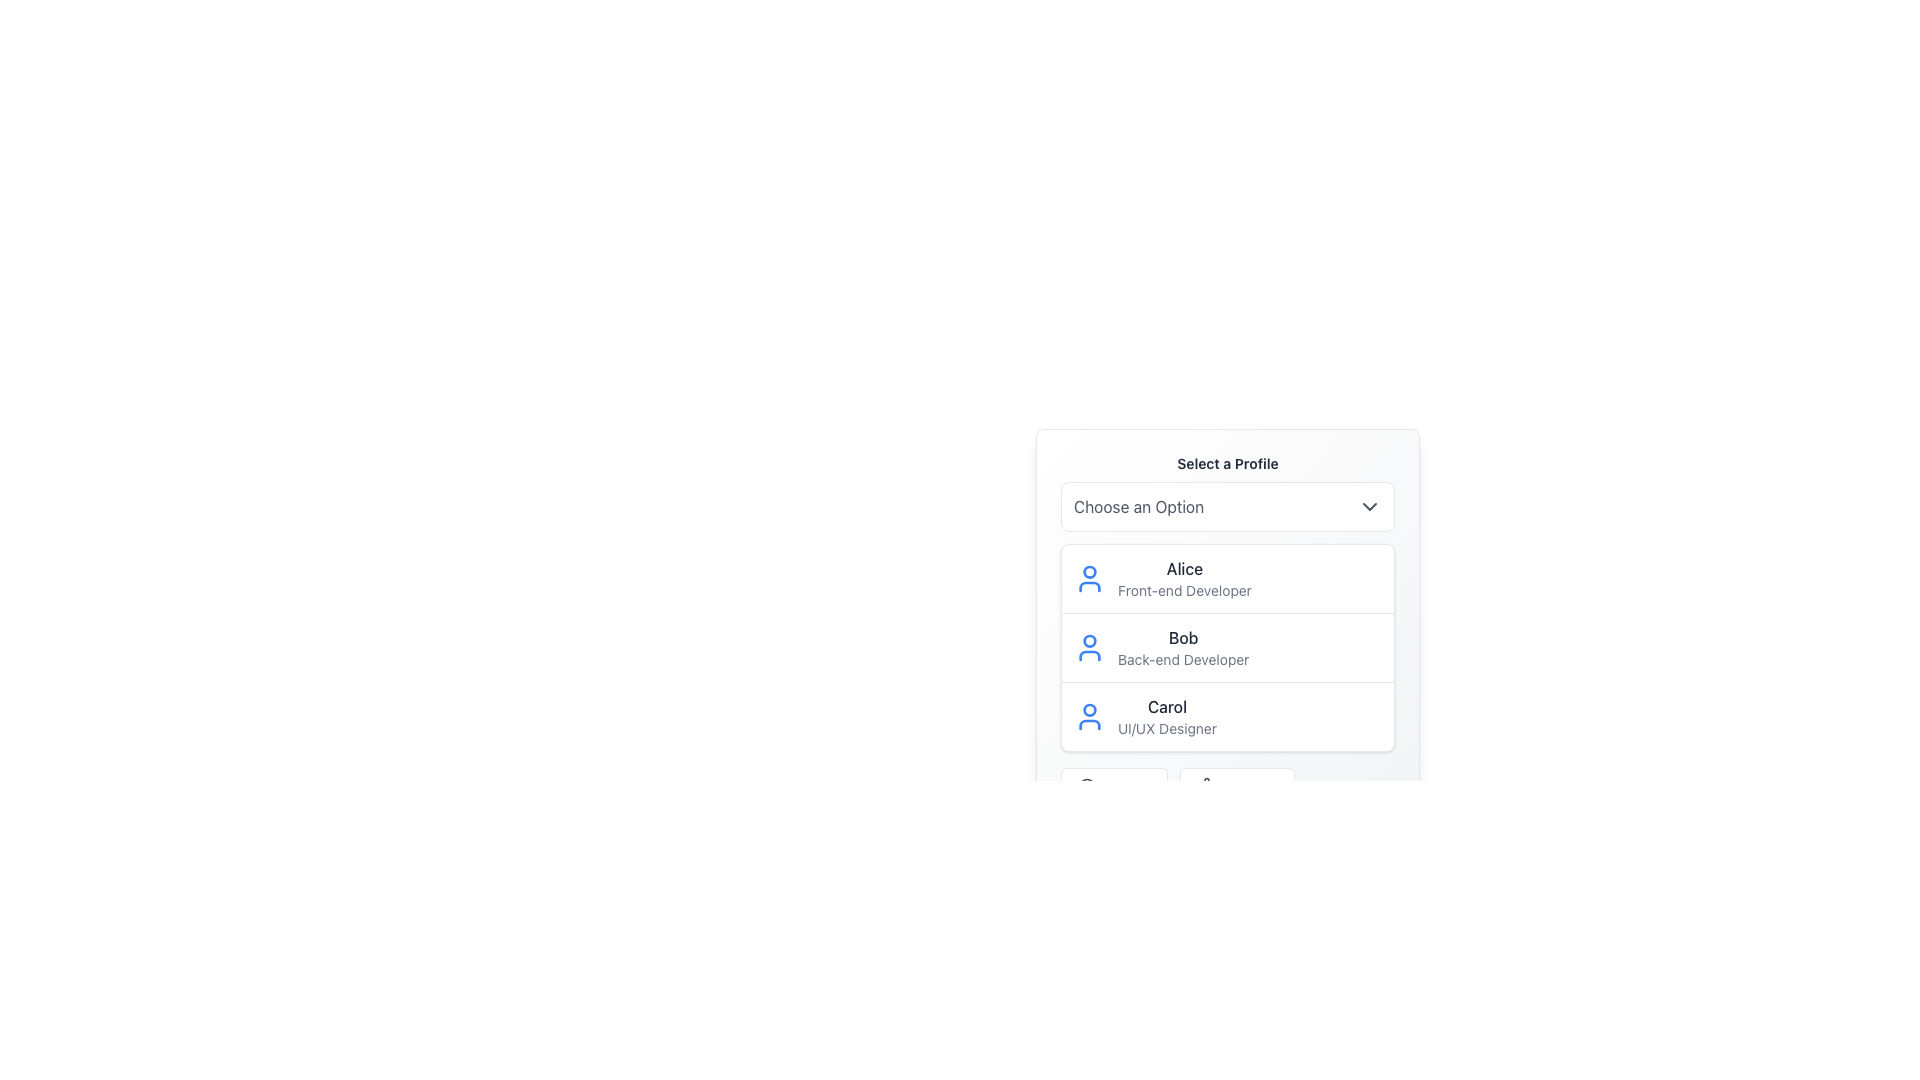  What do you see at coordinates (1185, 589) in the screenshot?
I see `the Text label indicating 'Alice's professional designation as a Front-end Developer, located beneath the 'Alice' profile entry` at bounding box center [1185, 589].